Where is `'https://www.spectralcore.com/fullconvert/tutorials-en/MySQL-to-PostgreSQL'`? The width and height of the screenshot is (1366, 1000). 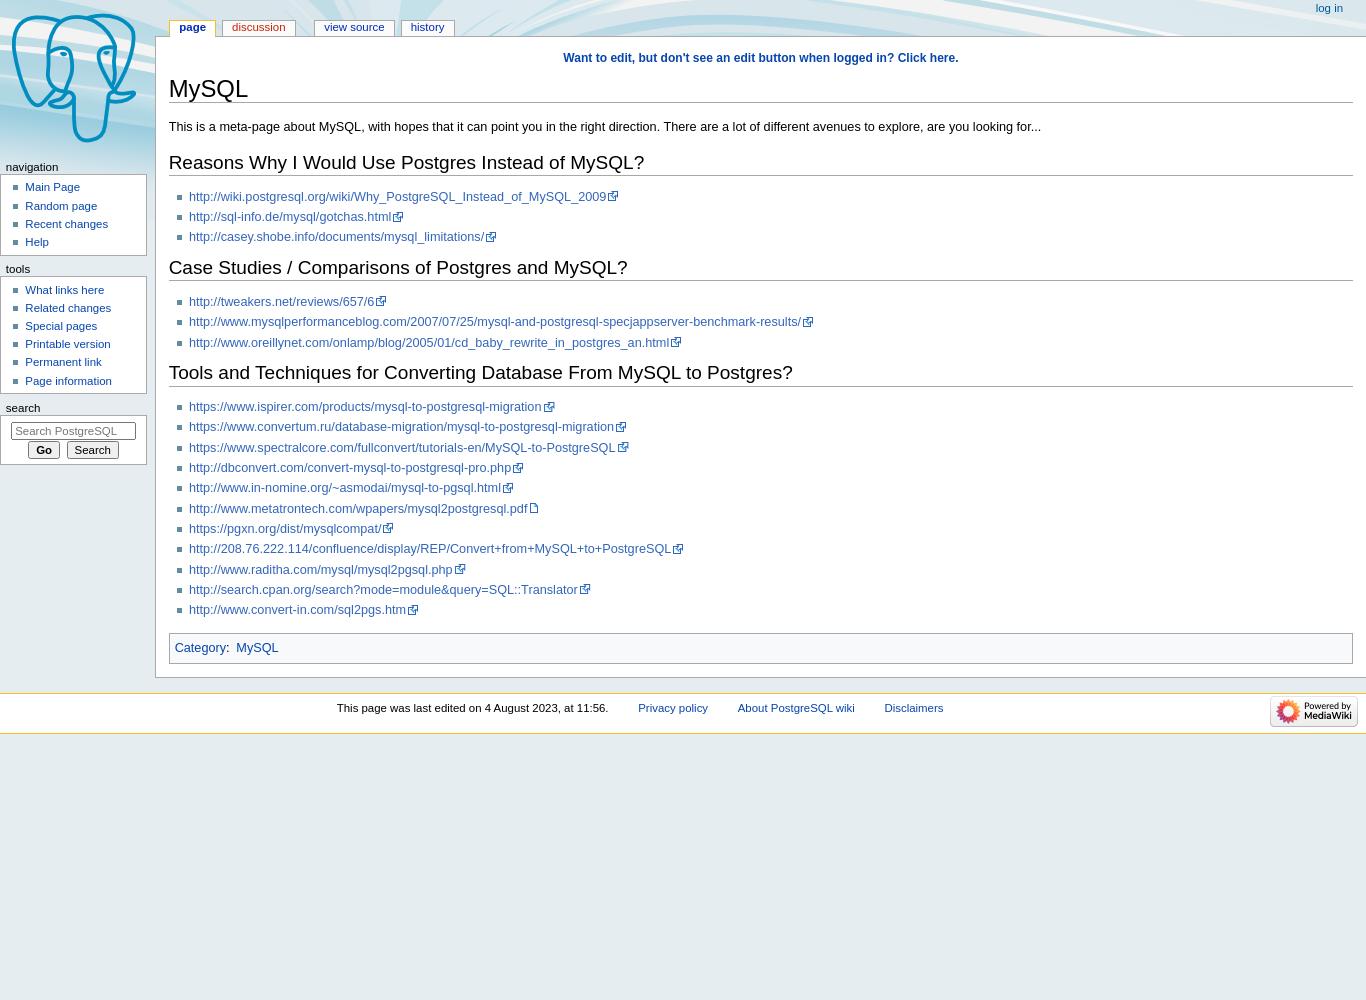 'https://www.spectralcore.com/fullconvert/tutorials-en/MySQL-to-PostgreSQL' is located at coordinates (400, 446).